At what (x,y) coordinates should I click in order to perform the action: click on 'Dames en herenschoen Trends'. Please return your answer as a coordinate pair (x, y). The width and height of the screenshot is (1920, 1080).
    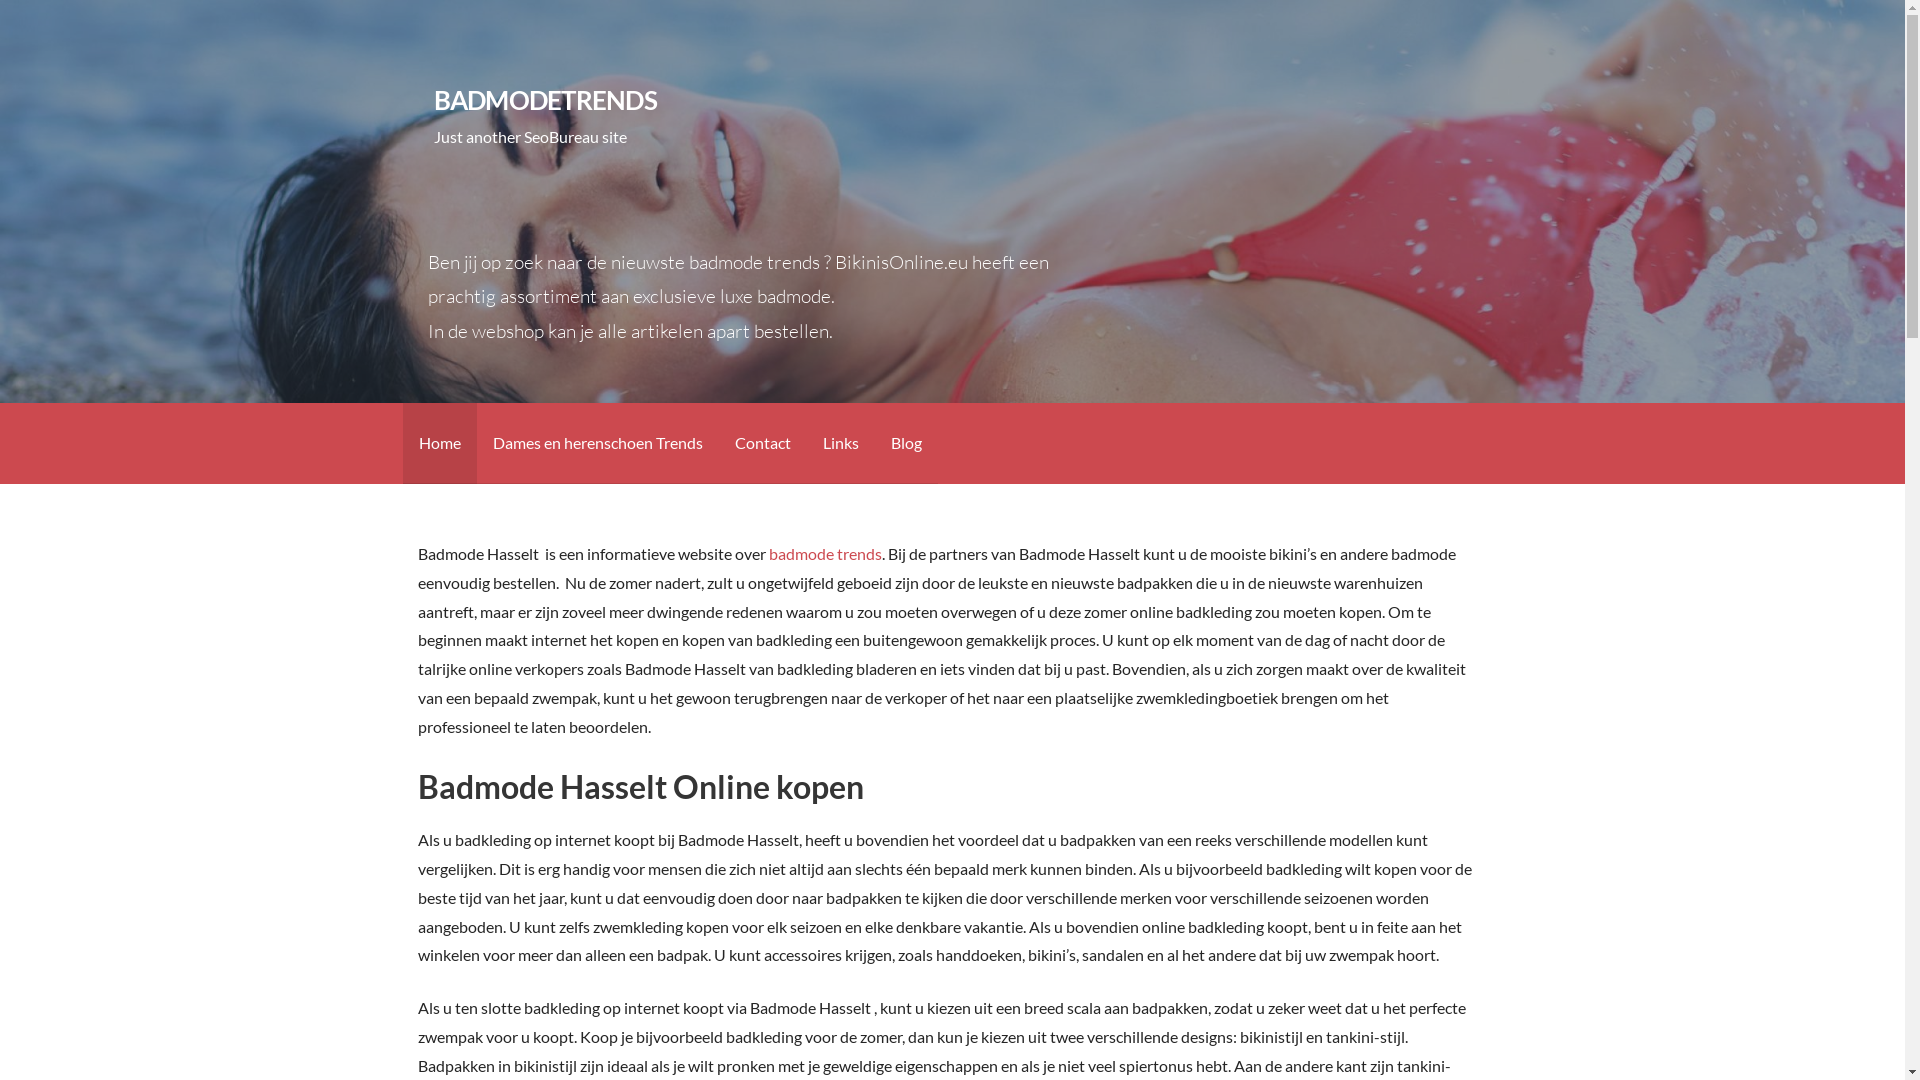
    Looking at the image, I should click on (595, 442).